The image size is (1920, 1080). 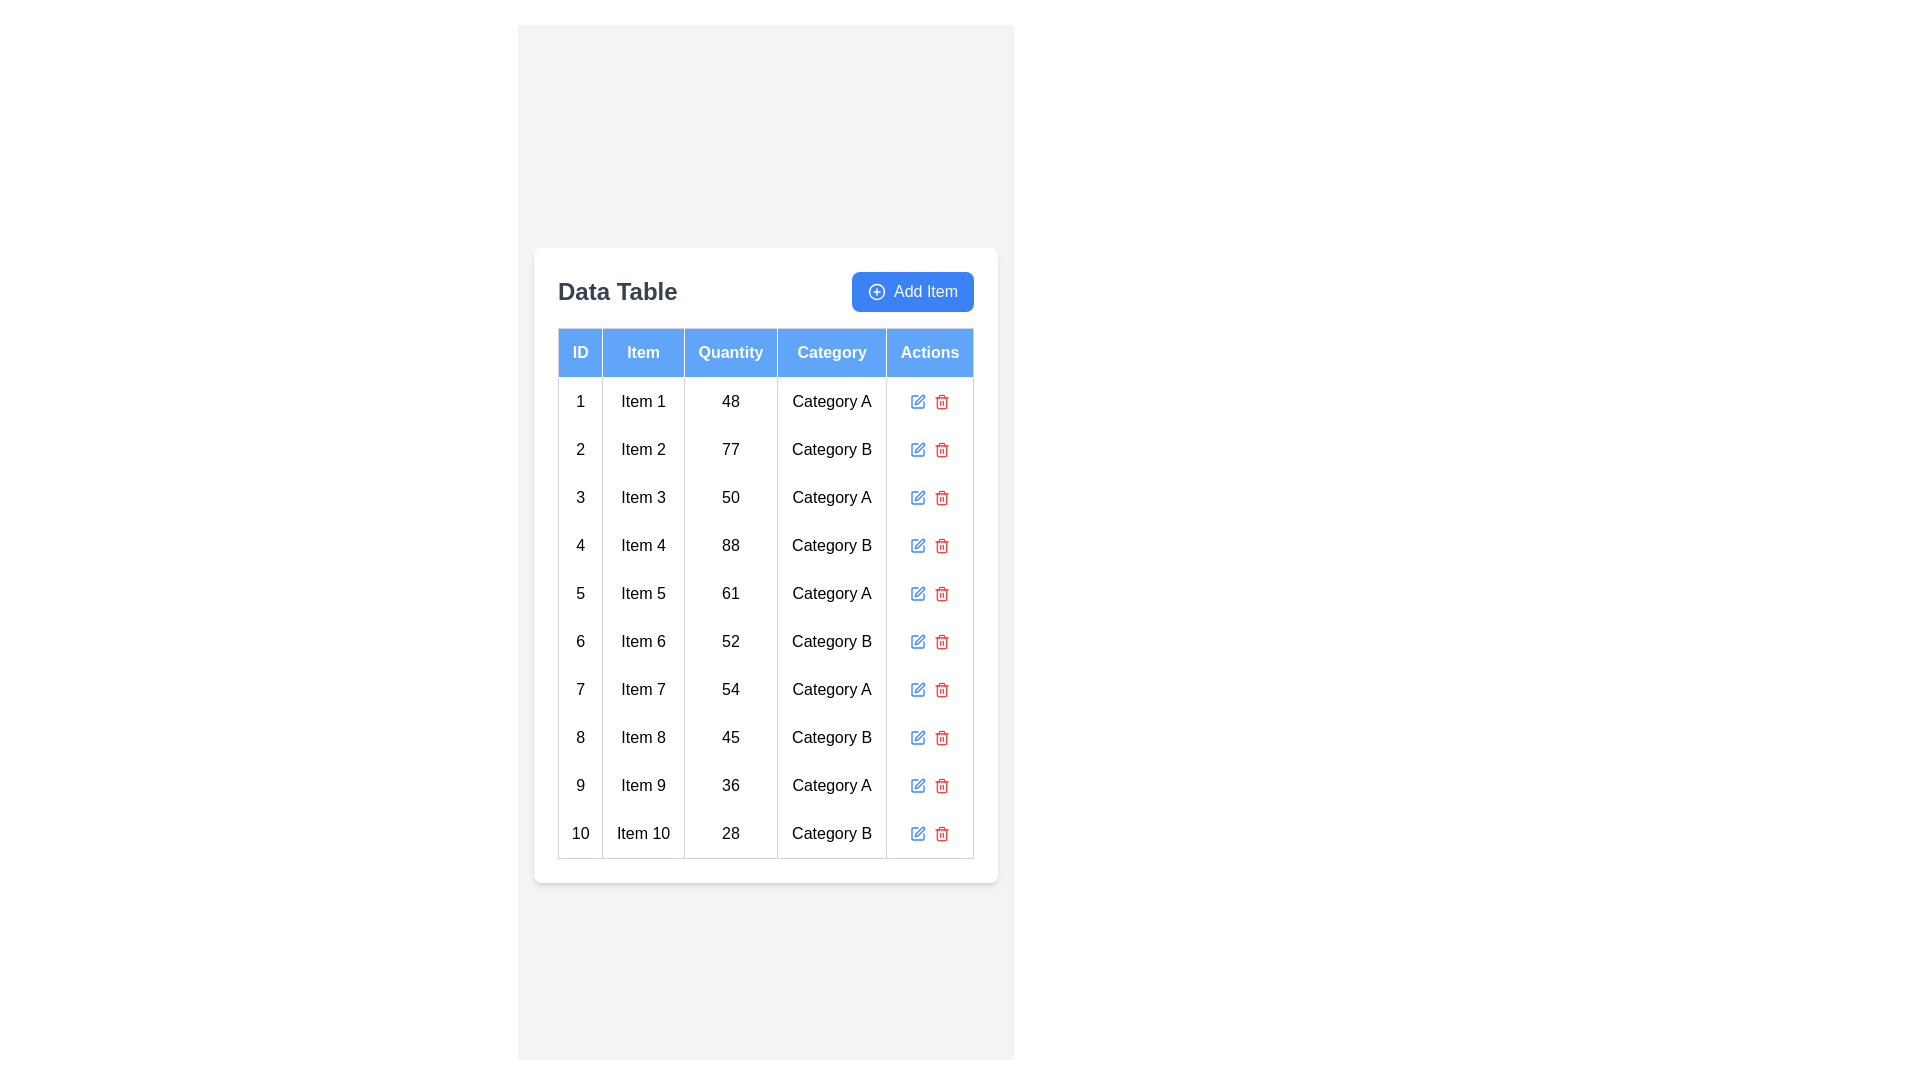 I want to click on the static text element displaying the number '77' in the 'Quantity' column of the second row labeled 'Item 2' in the table, so click(x=729, y=448).